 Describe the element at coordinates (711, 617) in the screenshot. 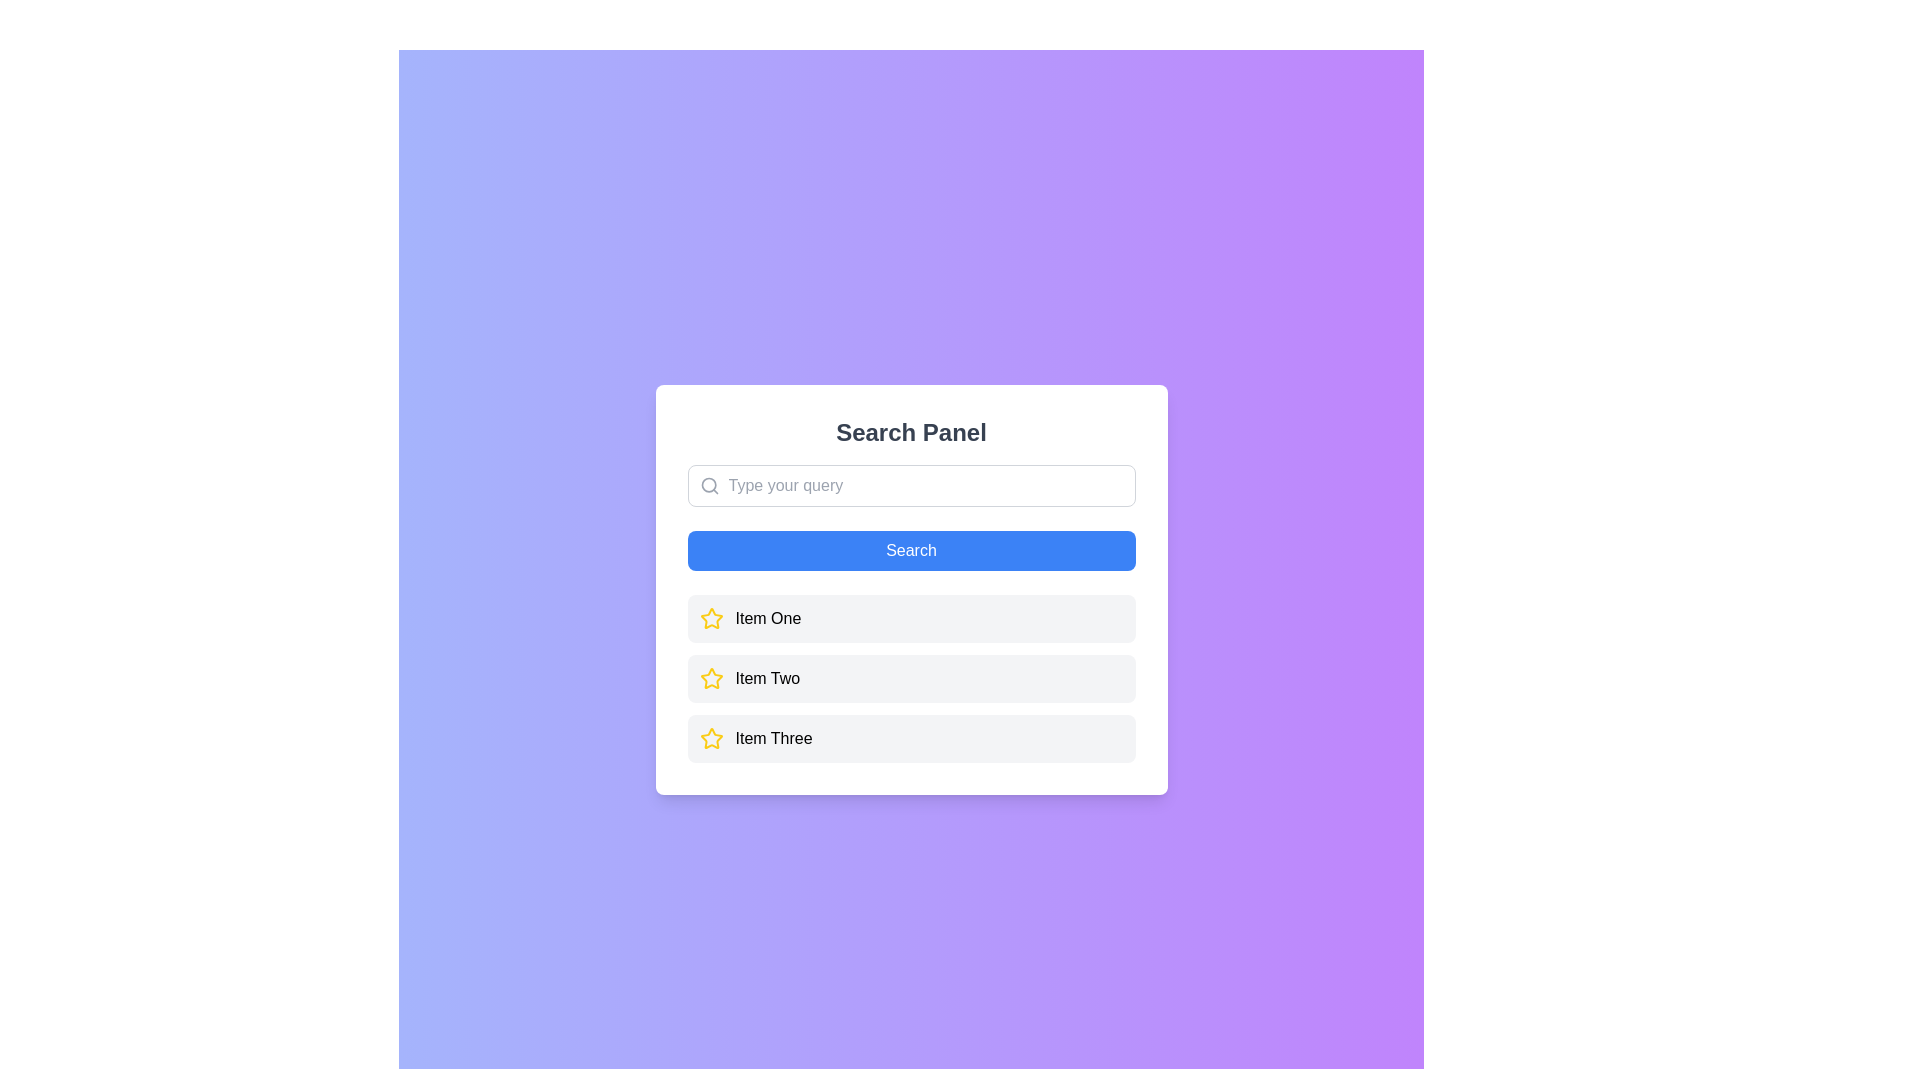

I see `the yellow star-shaped icon next to the text 'Item Two' to mark it as a favorite or toggle its status` at that location.